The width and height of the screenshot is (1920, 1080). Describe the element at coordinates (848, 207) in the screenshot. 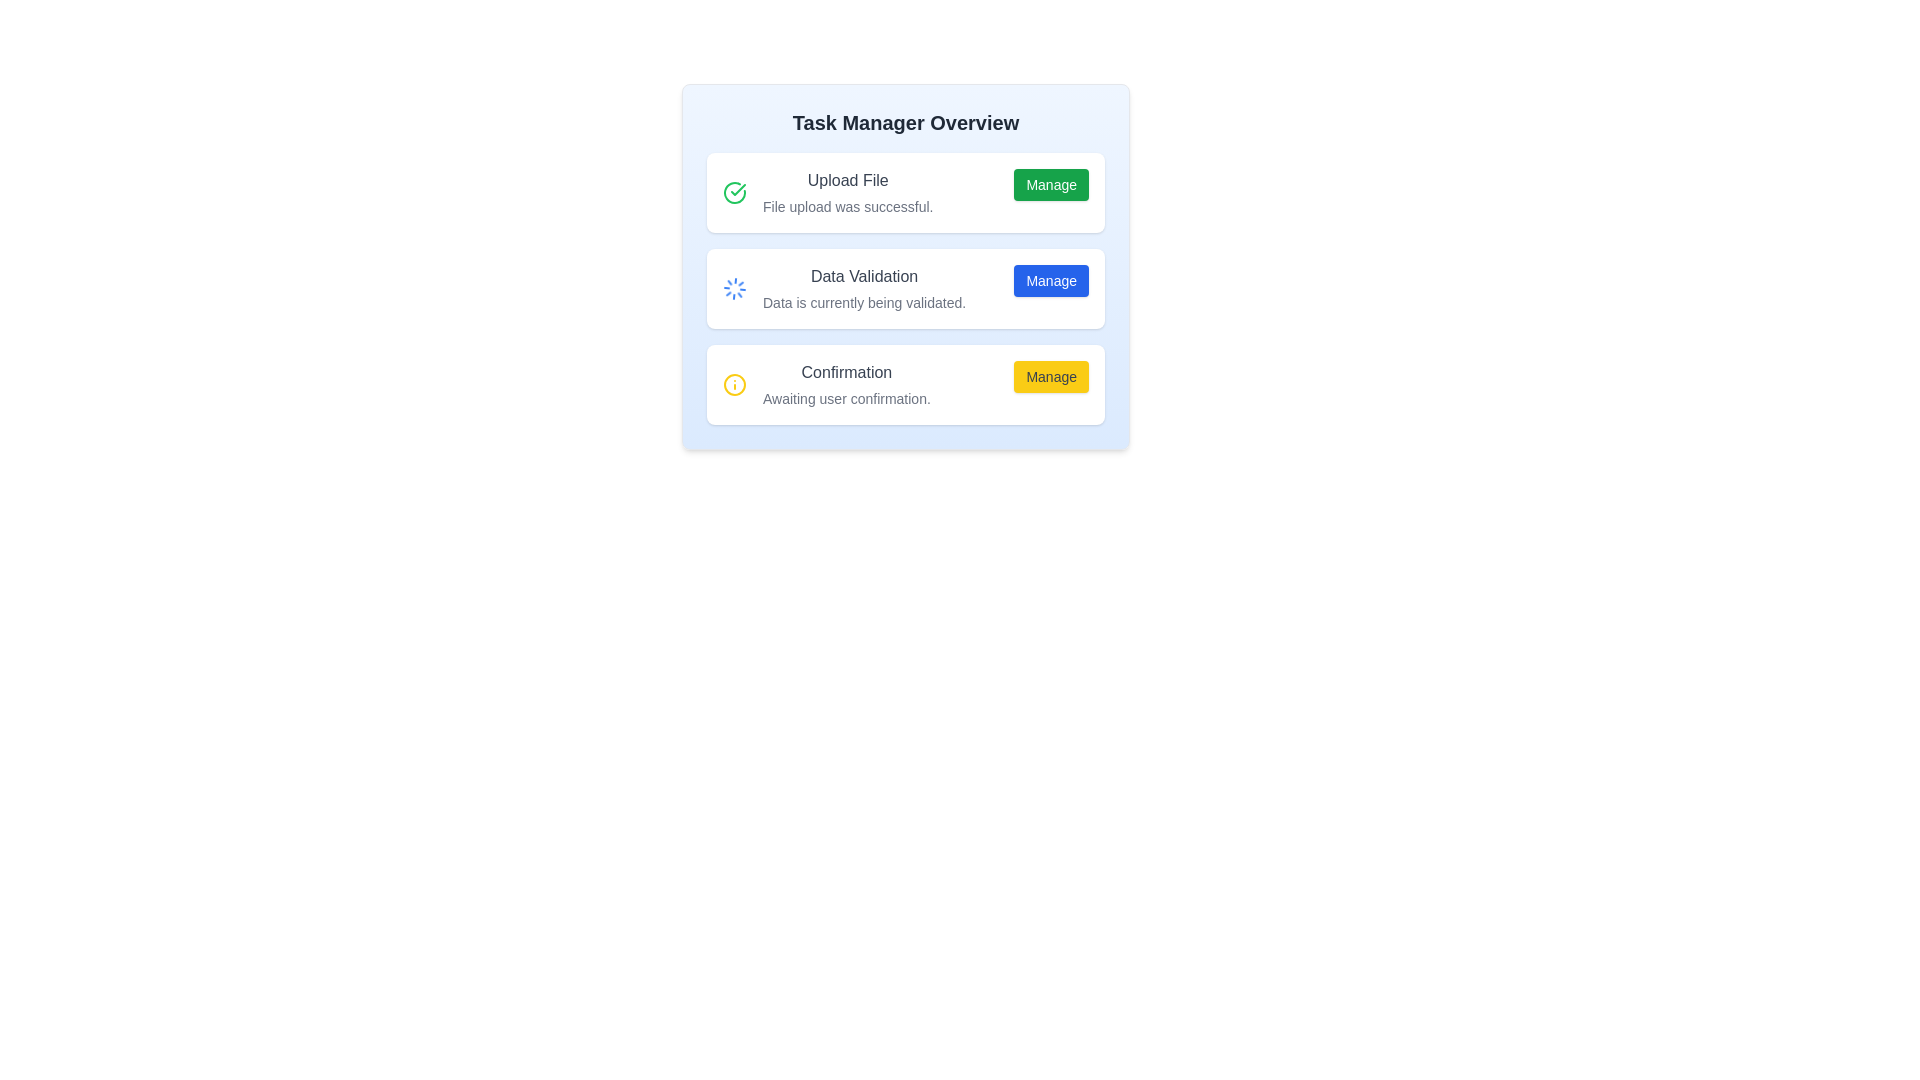

I see `the text label reading 'File upload was successful.' which is styled in a smaller font and lighter color, located under the 'Upload File' header within a card layout` at that location.